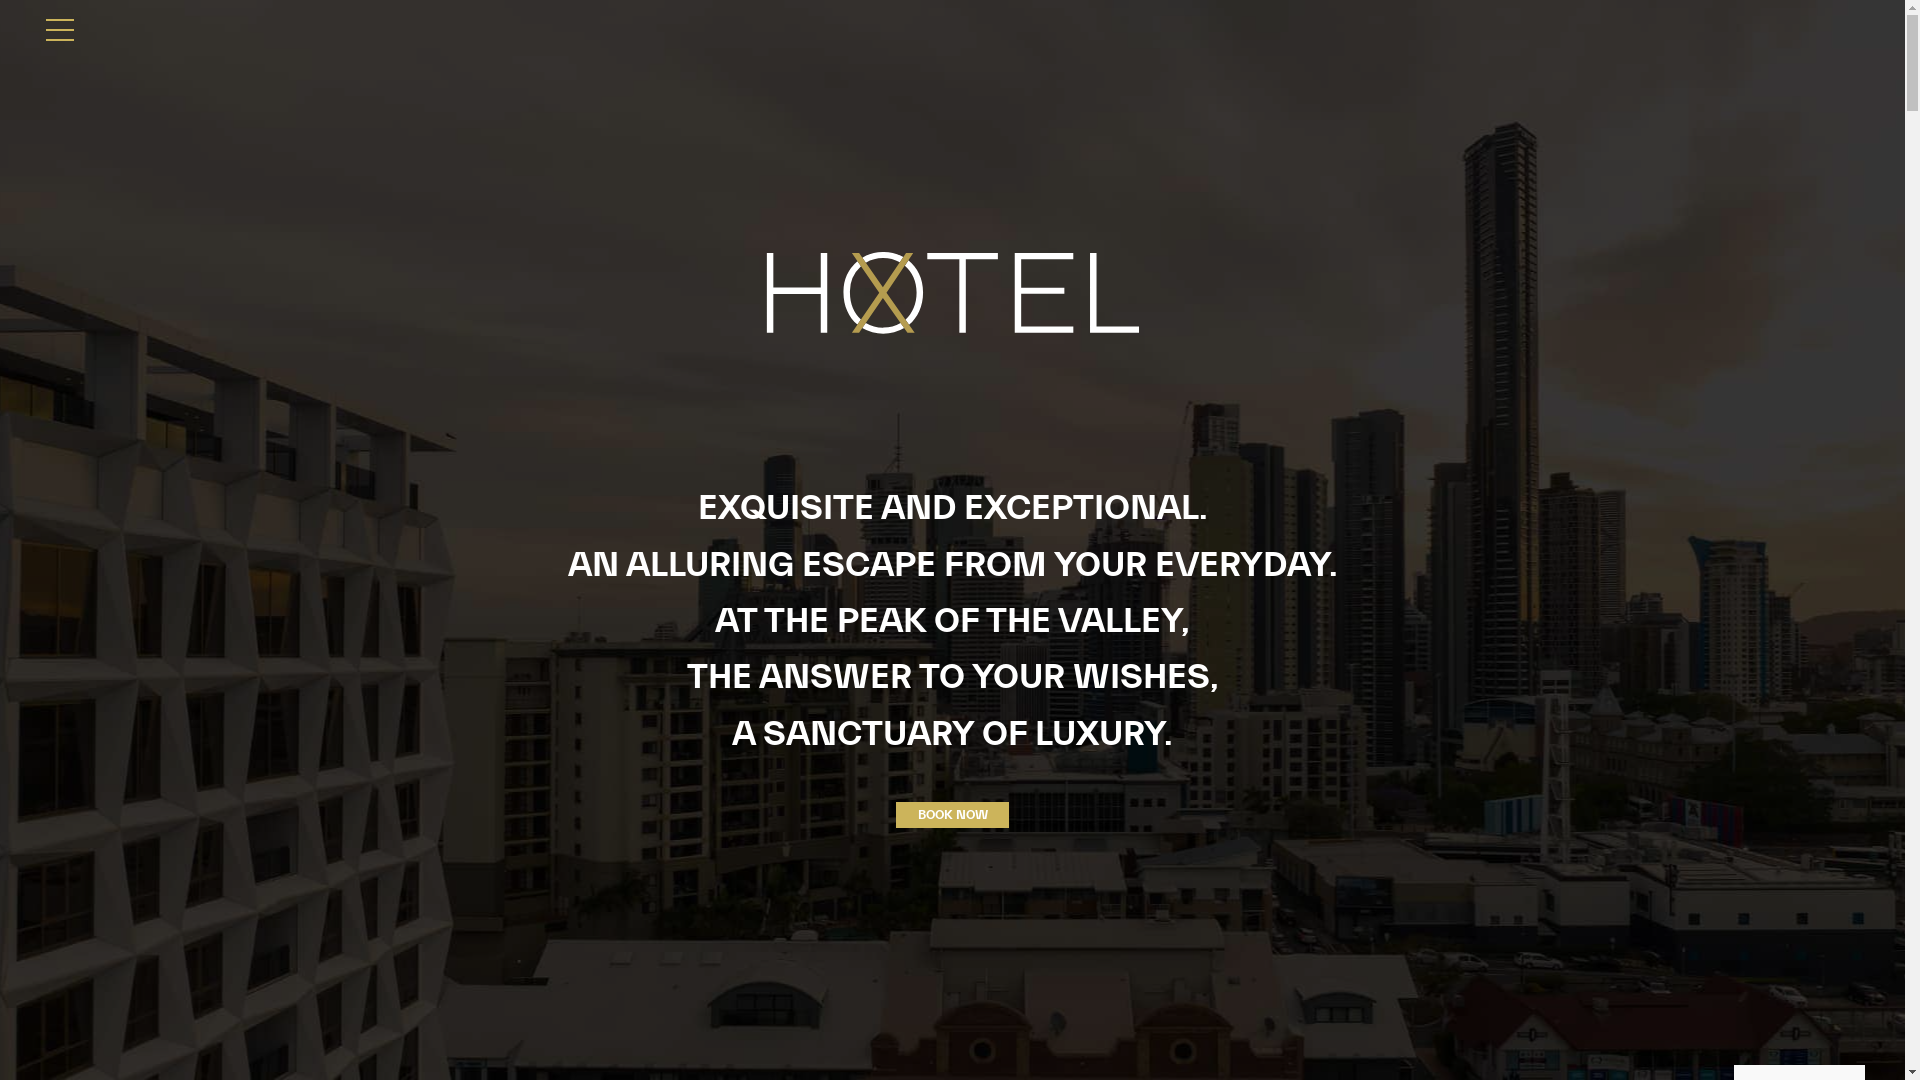 This screenshot has height=1080, width=1920. What do you see at coordinates (951, 814) in the screenshot?
I see `'BOOK NOW'` at bounding box center [951, 814].